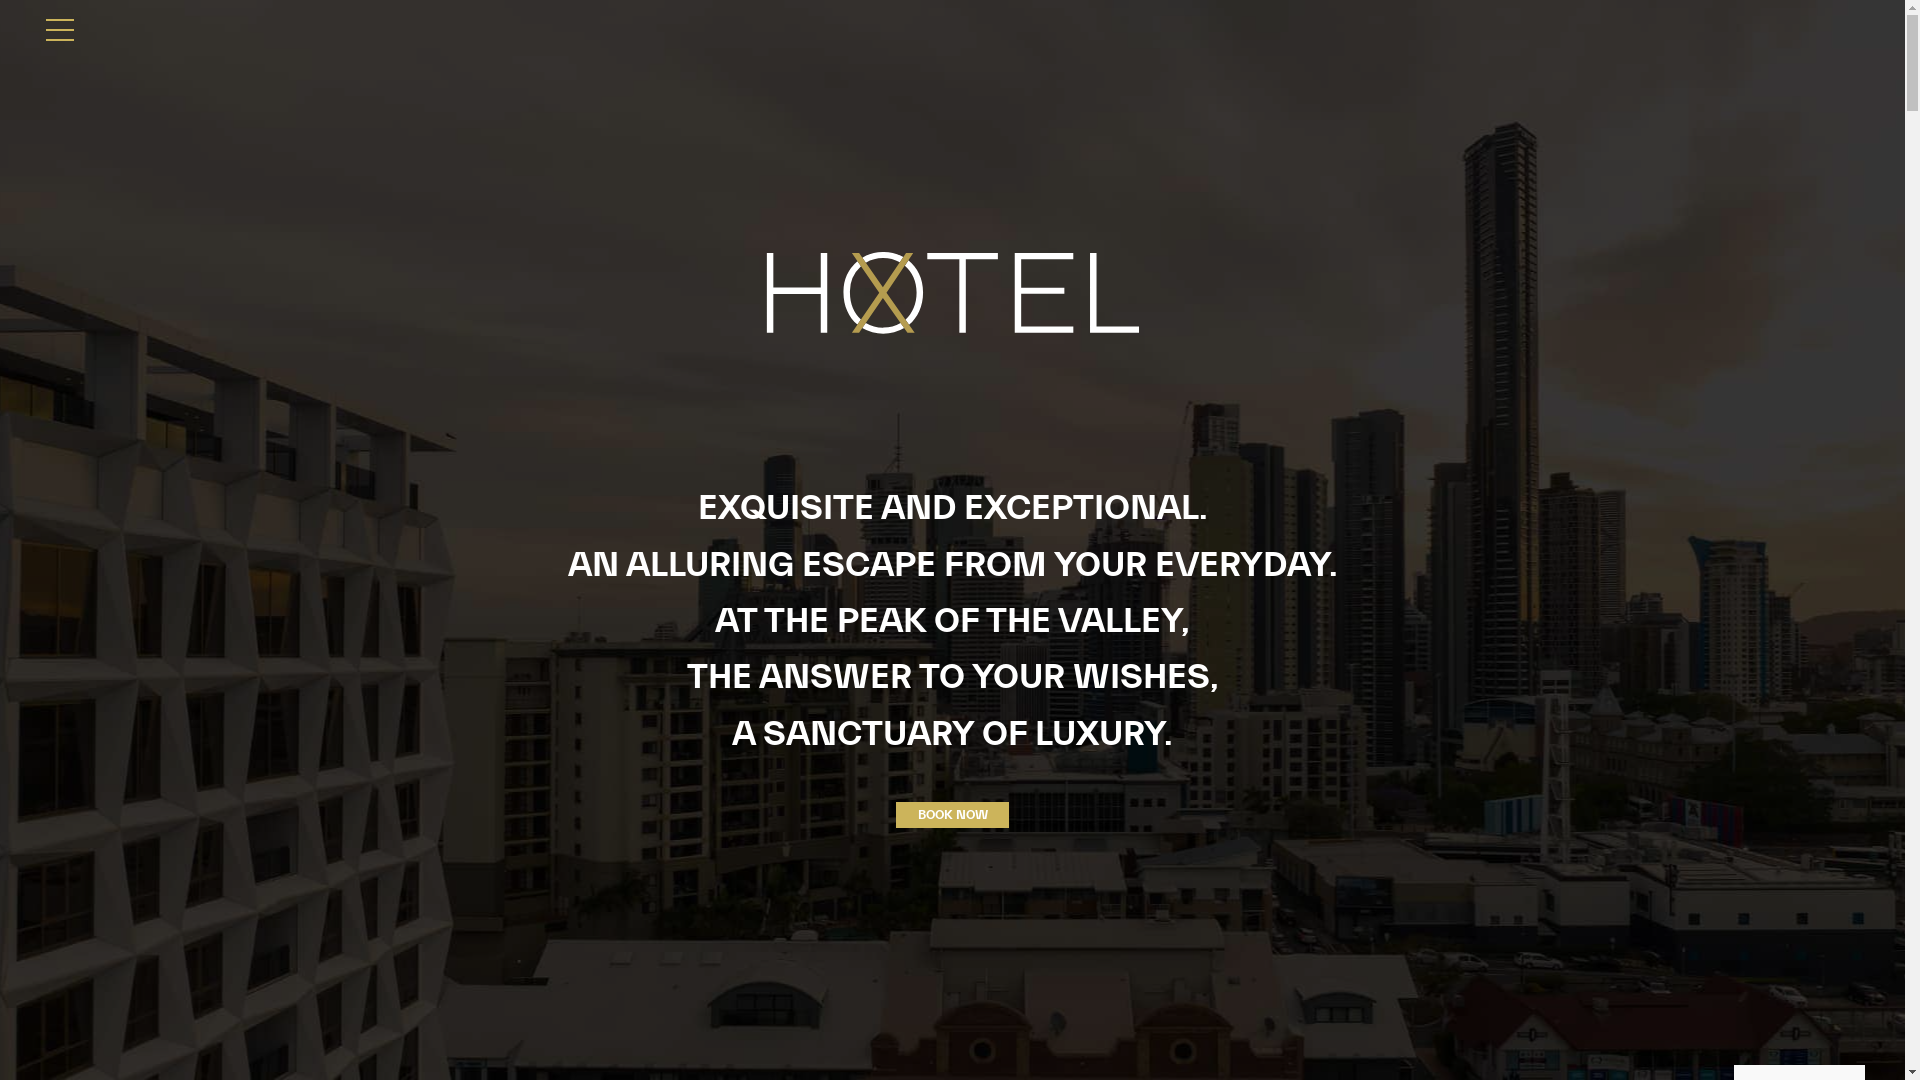 This screenshot has height=1080, width=1920. What do you see at coordinates (951, 814) in the screenshot?
I see `'BOOK NOW'` at bounding box center [951, 814].